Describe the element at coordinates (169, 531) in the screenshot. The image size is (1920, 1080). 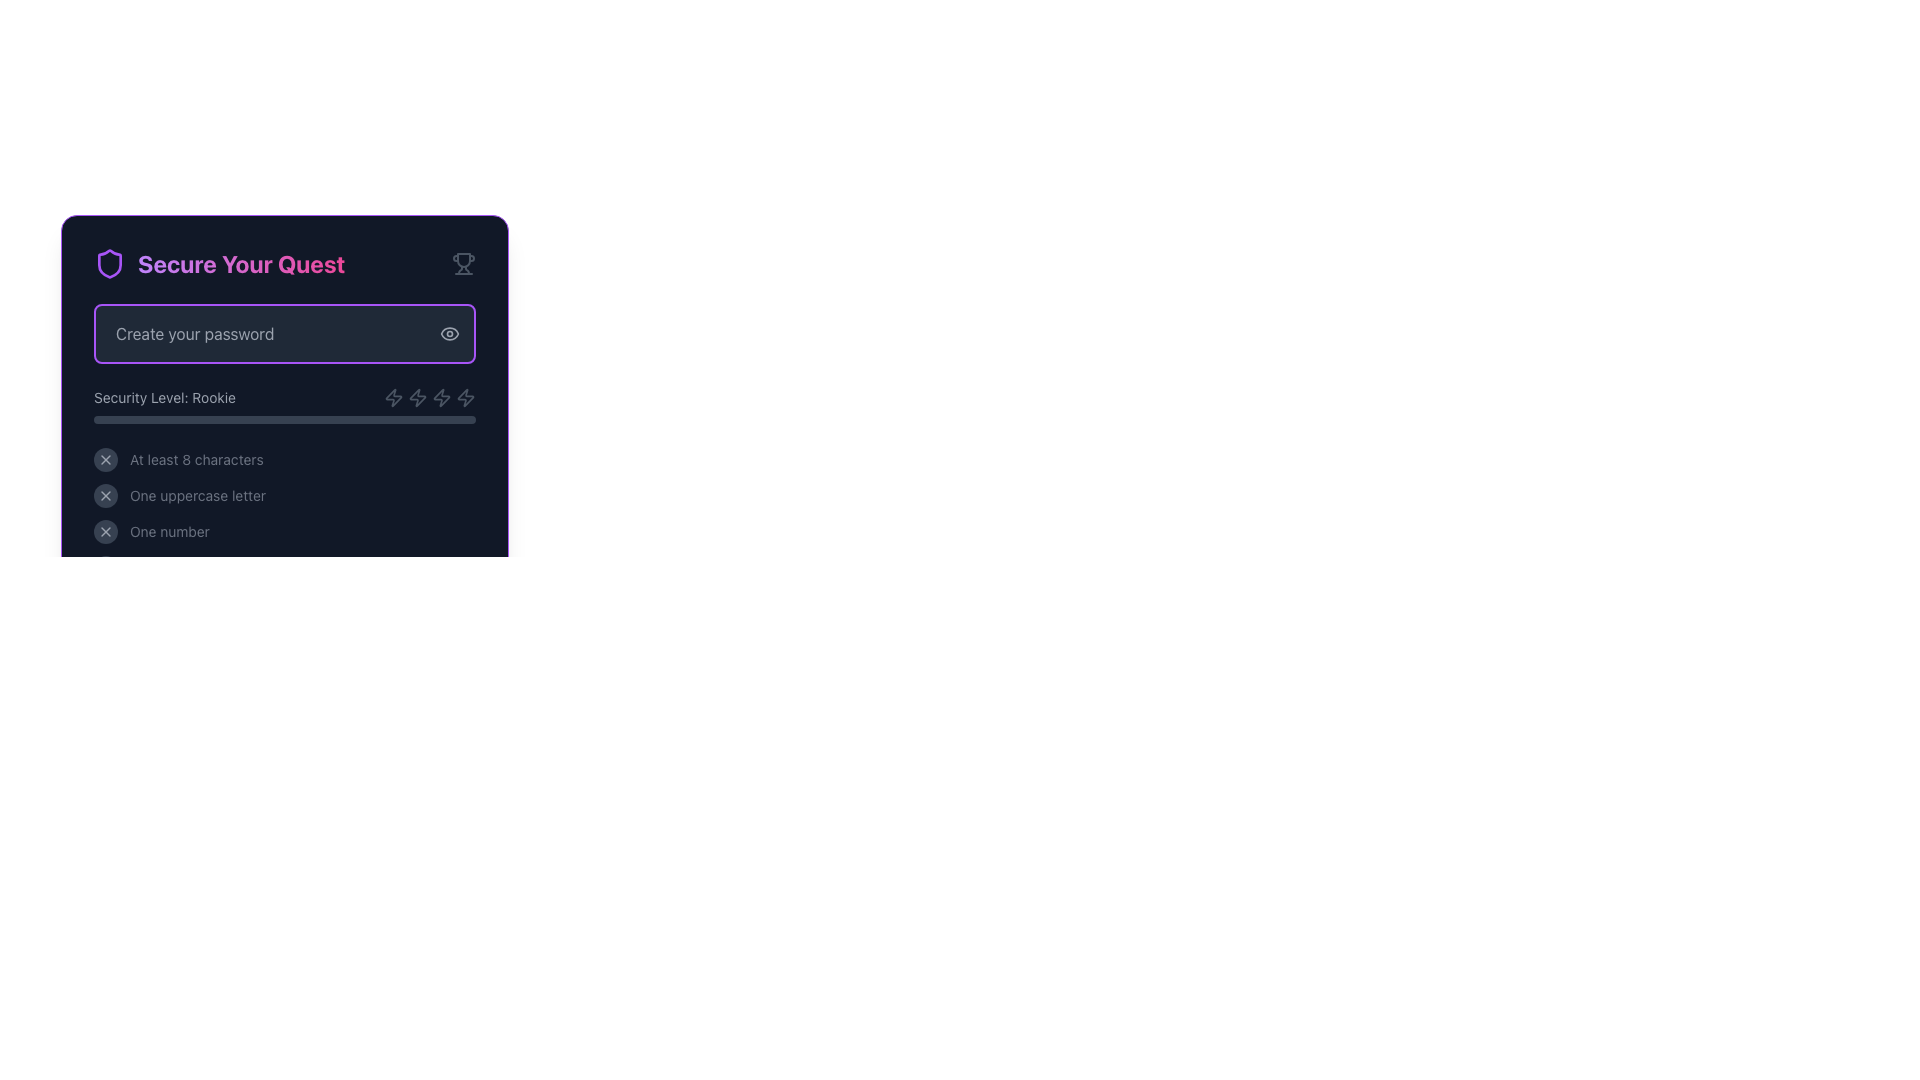
I see `the text label that reads 'One number', which is styled with a smaller font and gray color, located at the bottom-left corner of the password requirements list` at that location.